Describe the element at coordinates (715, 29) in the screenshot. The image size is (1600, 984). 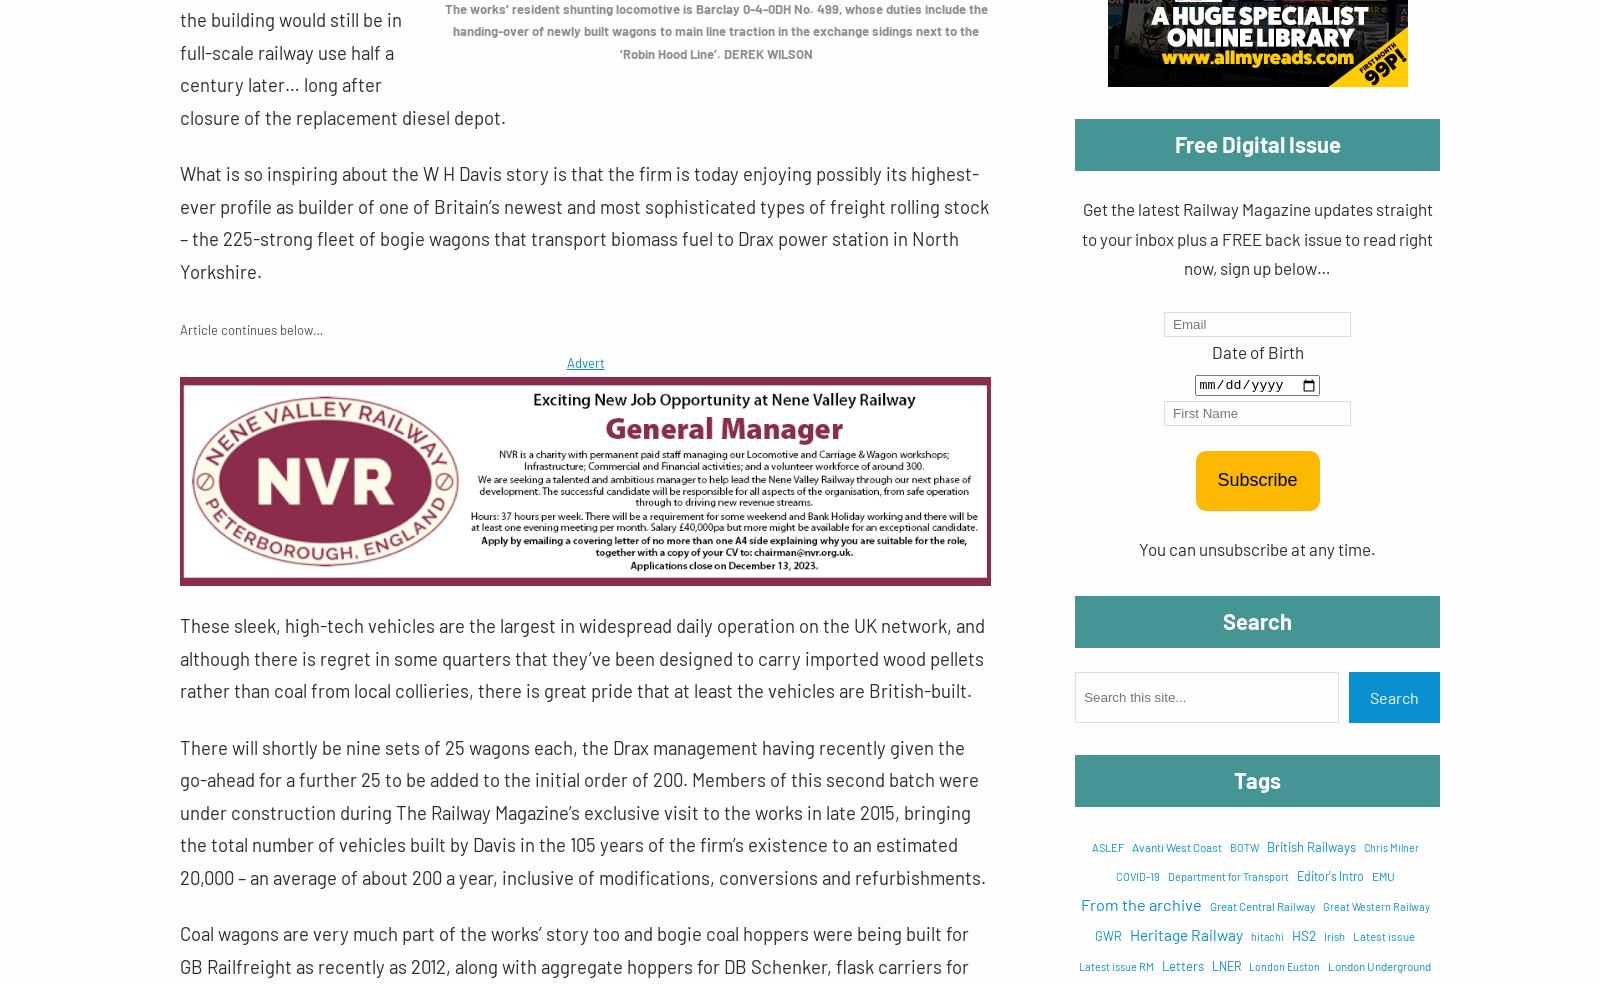
I see `'The works’ resident shunting locomotive is Barclay 0-4-0DH No. 499, whose duties include the handing-over of newly built wagons to main line traction in the exchange sidings next to the ‘Robin Hood Line’. DEREK WILSON'` at that location.